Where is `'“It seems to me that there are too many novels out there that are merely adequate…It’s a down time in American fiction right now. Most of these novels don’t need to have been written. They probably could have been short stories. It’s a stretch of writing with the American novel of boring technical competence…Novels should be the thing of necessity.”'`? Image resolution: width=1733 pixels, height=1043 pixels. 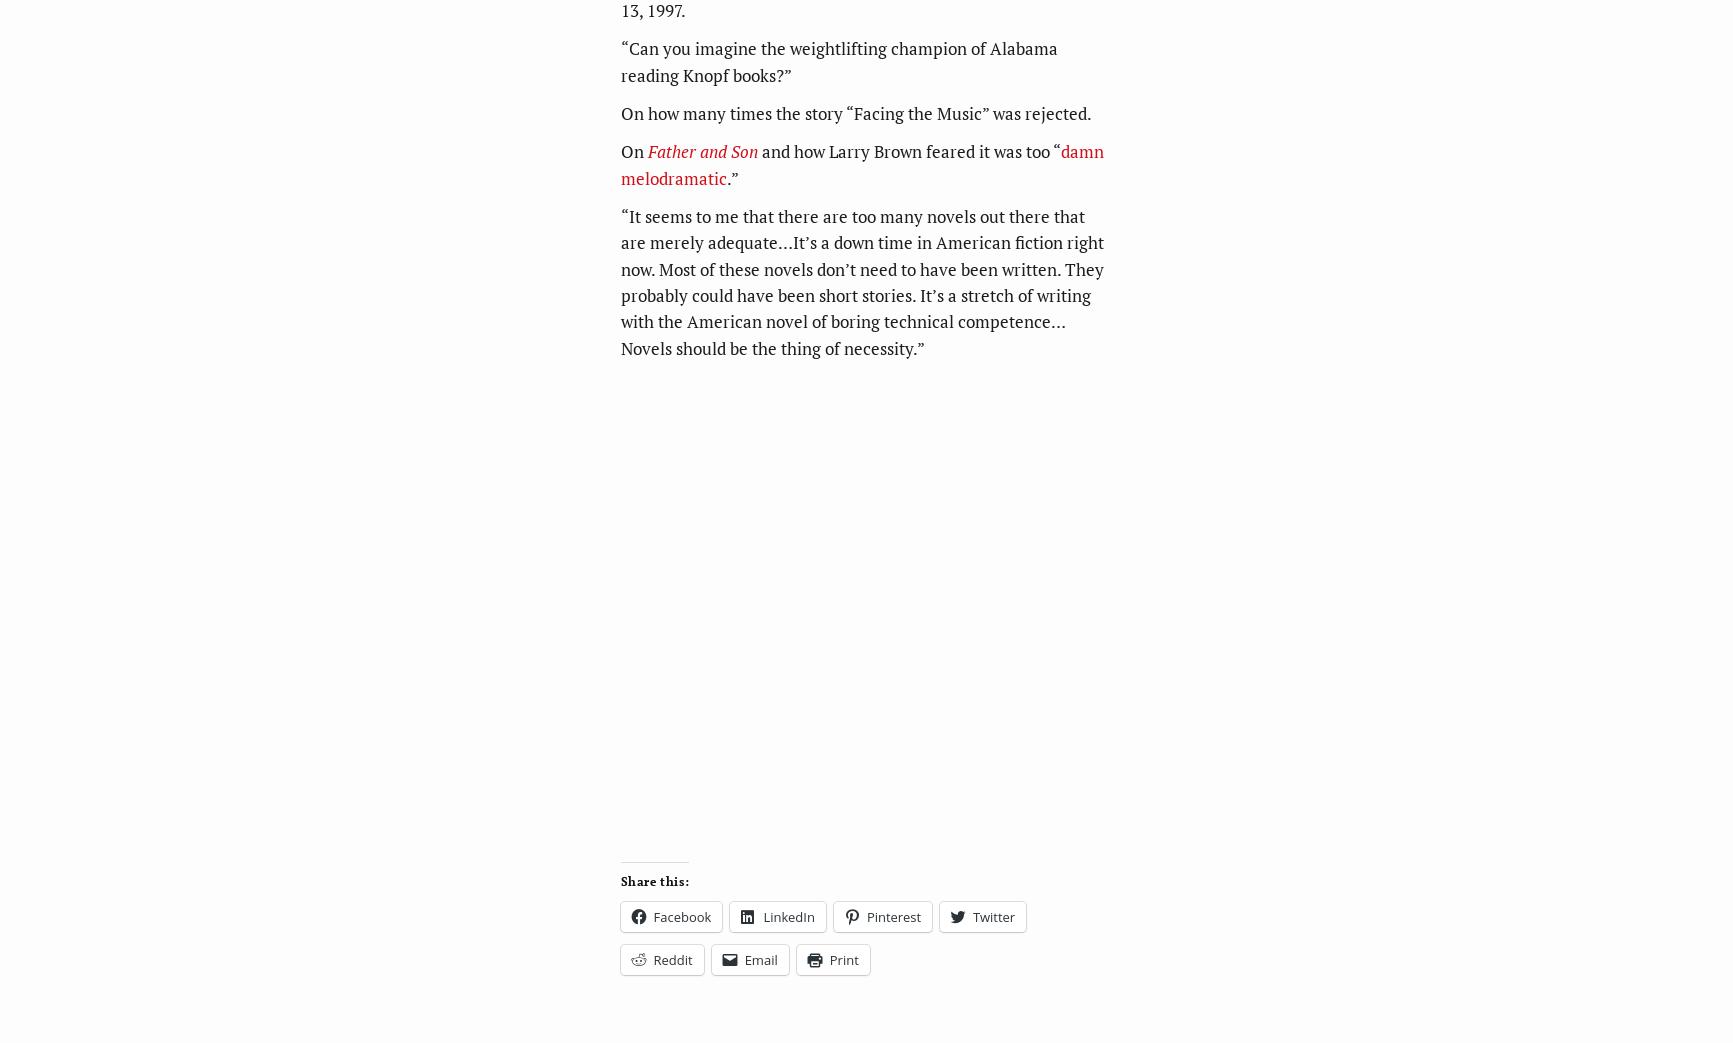
'“It seems to me that there are too many novels out there that are merely adequate…It’s a down time in American fiction right now. Most of these novels don’t need to have been written. They probably could have been short stories. It’s a stretch of writing with the American novel of boring technical competence…Novels should be the thing of necessity.”' is located at coordinates (861, 281).